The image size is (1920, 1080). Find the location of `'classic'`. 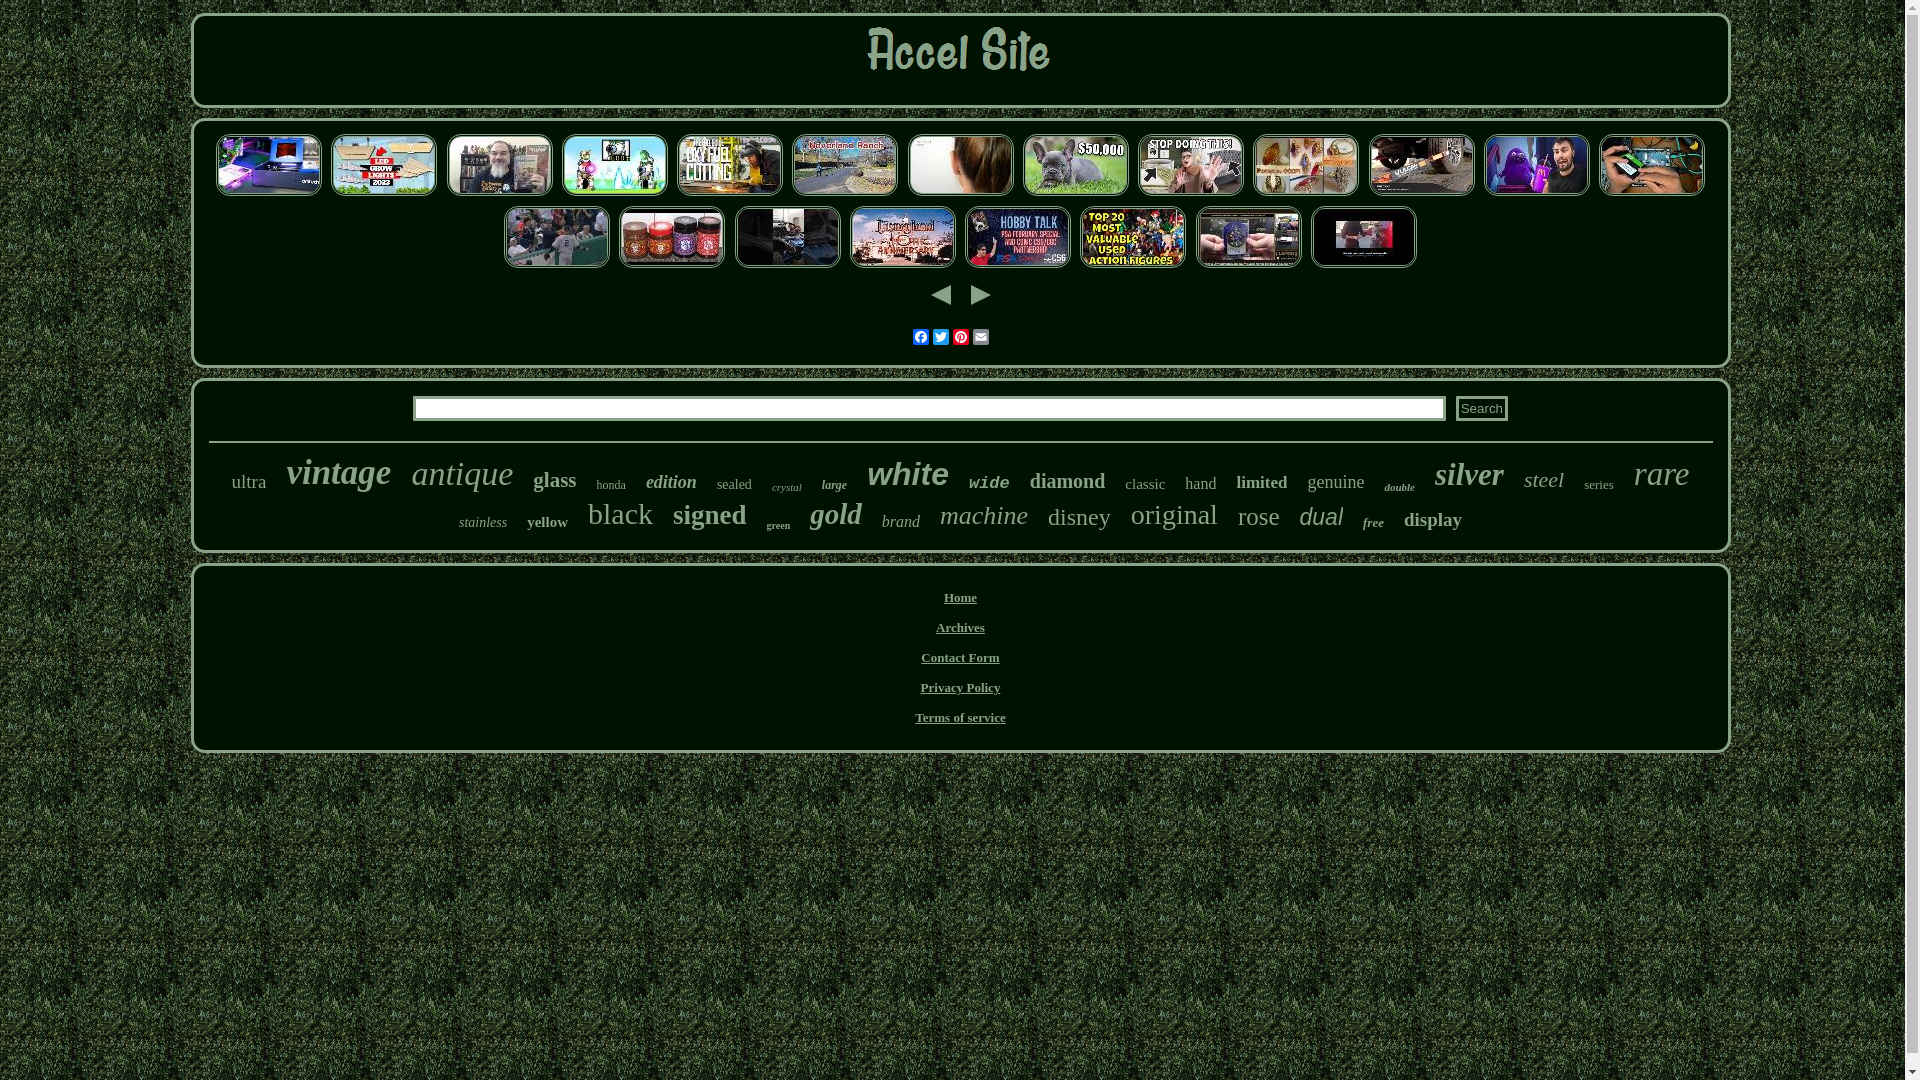

'classic' is located at coordinates (1124, 484).